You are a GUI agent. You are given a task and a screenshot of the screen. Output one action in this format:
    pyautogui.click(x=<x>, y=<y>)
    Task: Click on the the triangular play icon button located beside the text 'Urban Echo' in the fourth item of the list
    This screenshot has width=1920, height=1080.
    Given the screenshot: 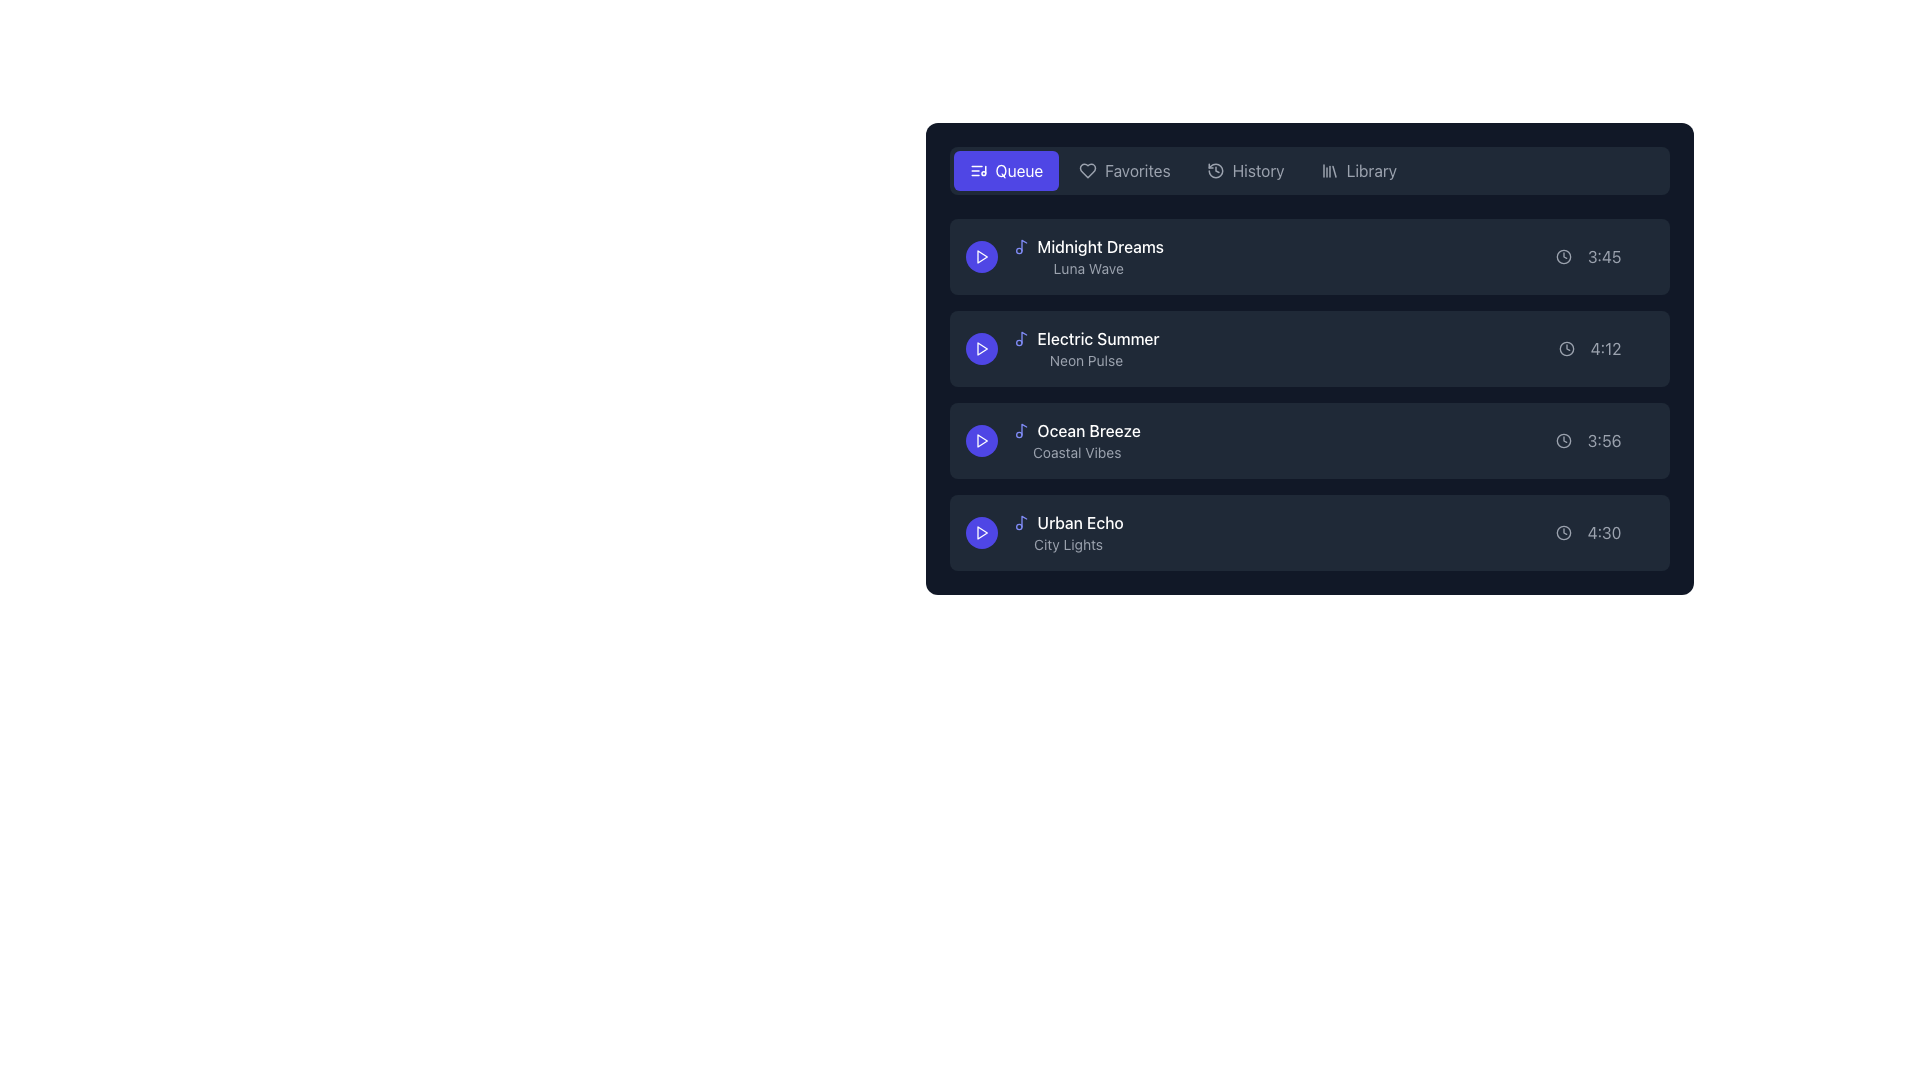 What is the action you would take?
    pyautogui.click(x=981, y=531)
    